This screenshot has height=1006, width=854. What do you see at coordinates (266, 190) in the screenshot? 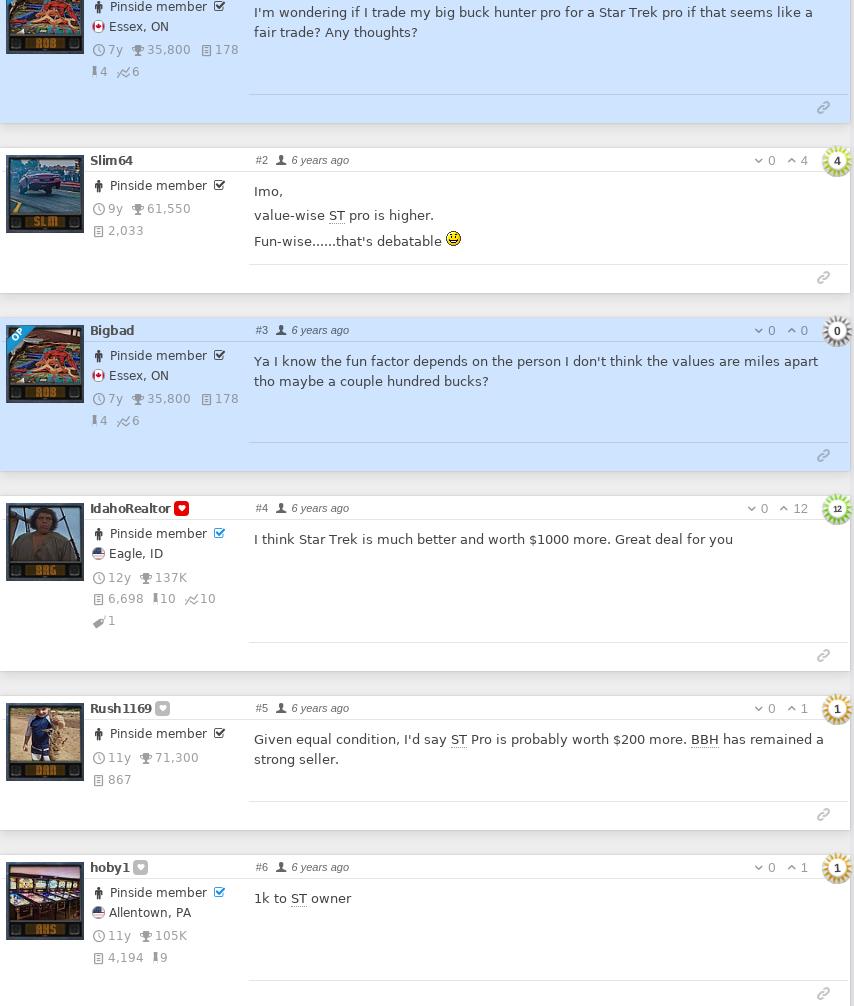
I see `'Imo,'` at bounding box center [266, 190].